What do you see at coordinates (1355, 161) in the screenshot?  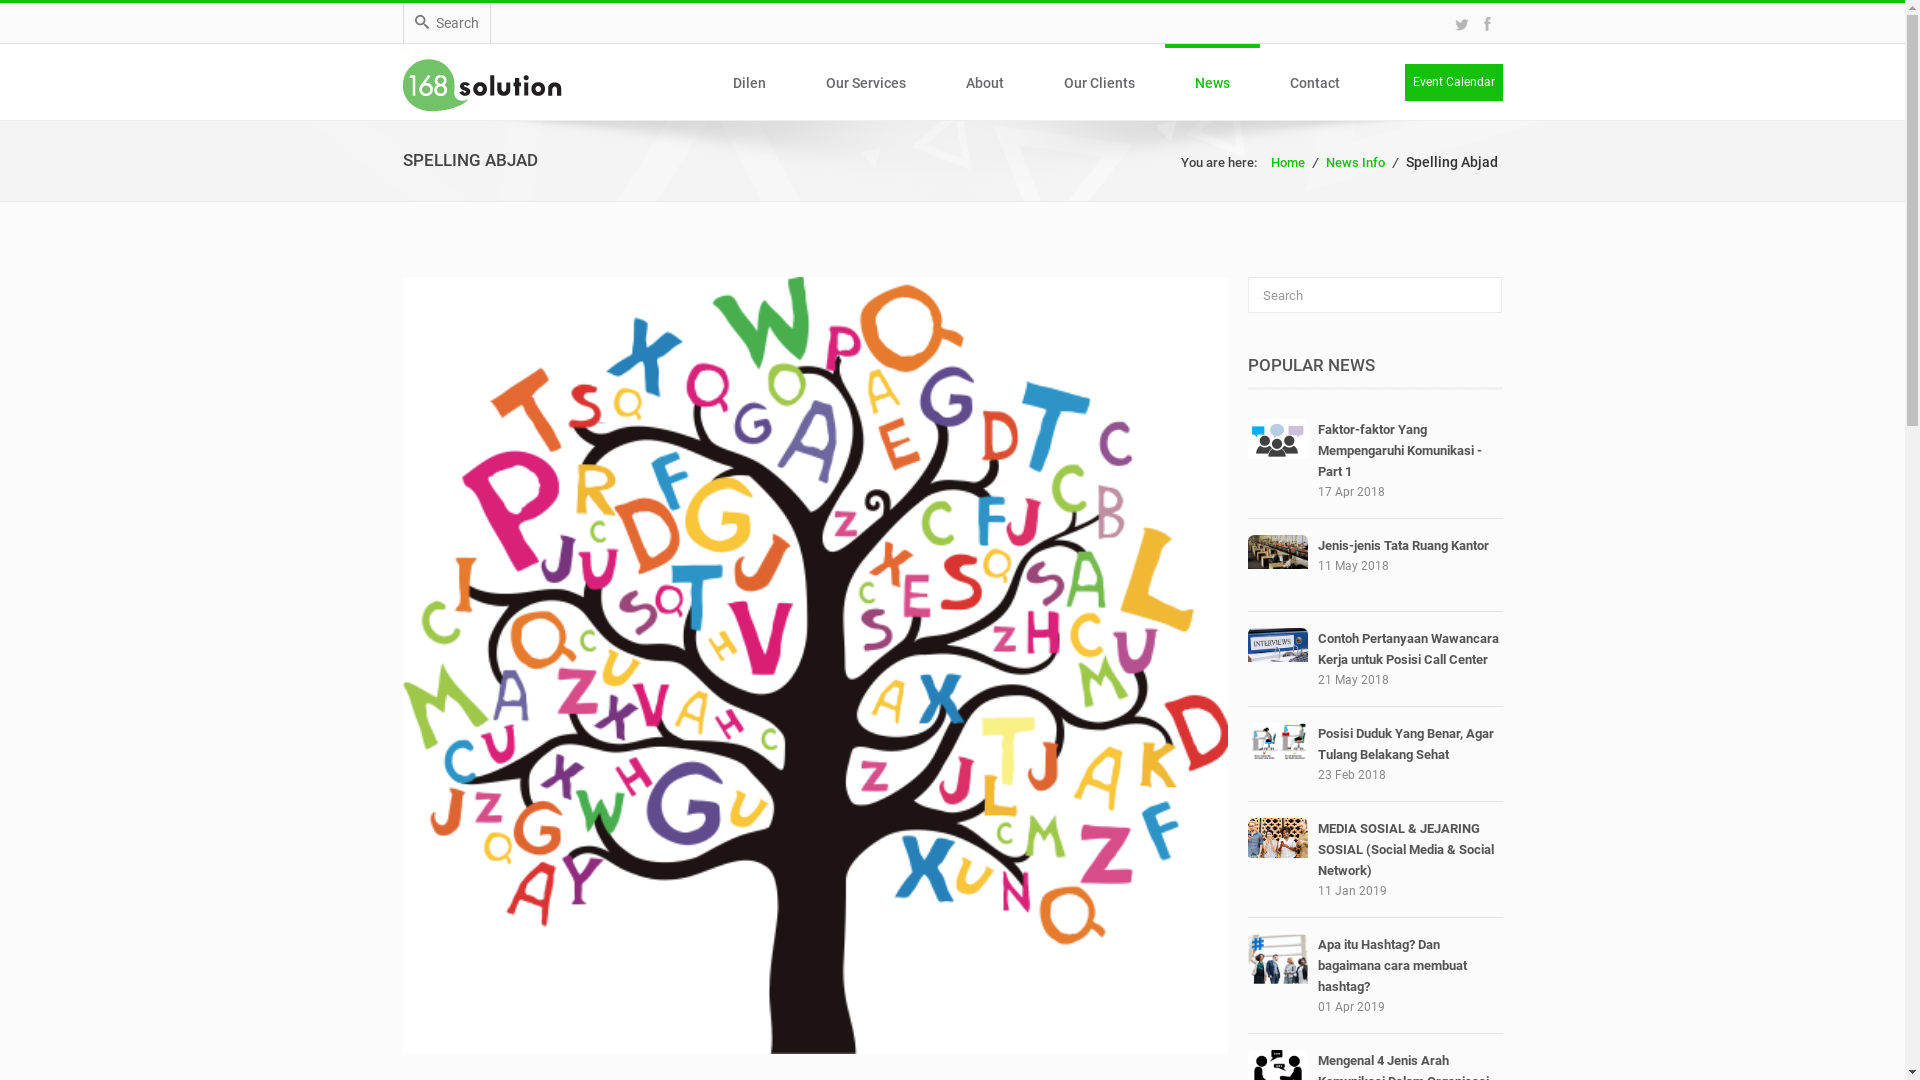 I see `'News Info'` at bounding box center [1355, 161].